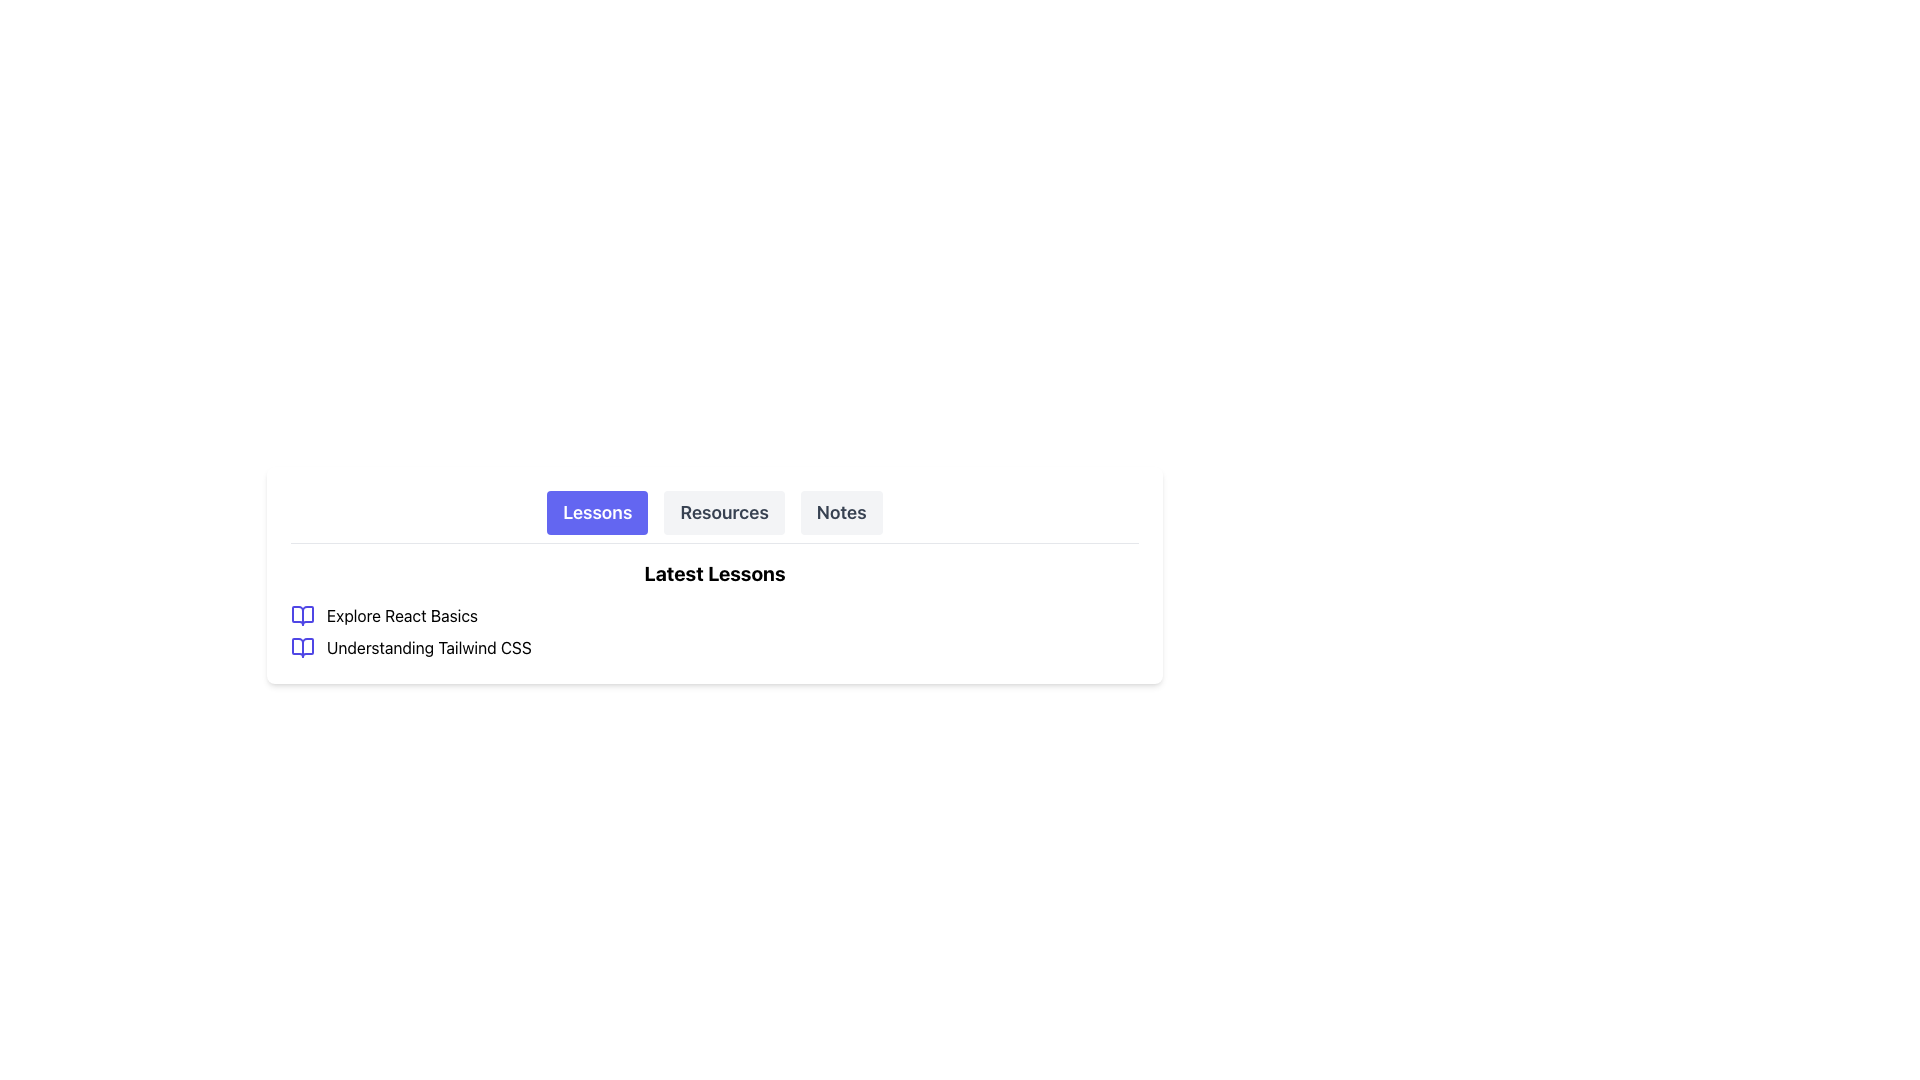  Describe the element at coordinates (301, 648) in the screenshot. I see `the open book icon with a purple stroke located below the 'Latest Lessons' section, specifically the second entry in the vertical list` at that location.